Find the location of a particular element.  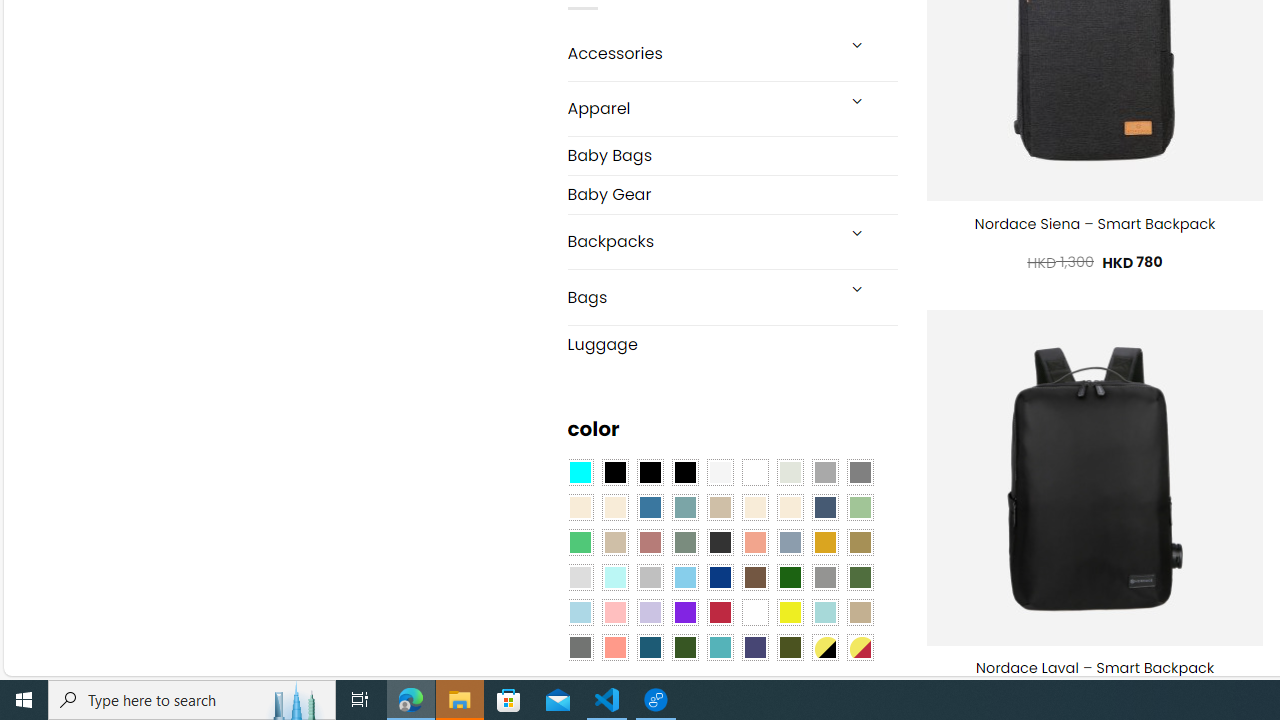

'Kelp' is located at coordinates (860, 542).